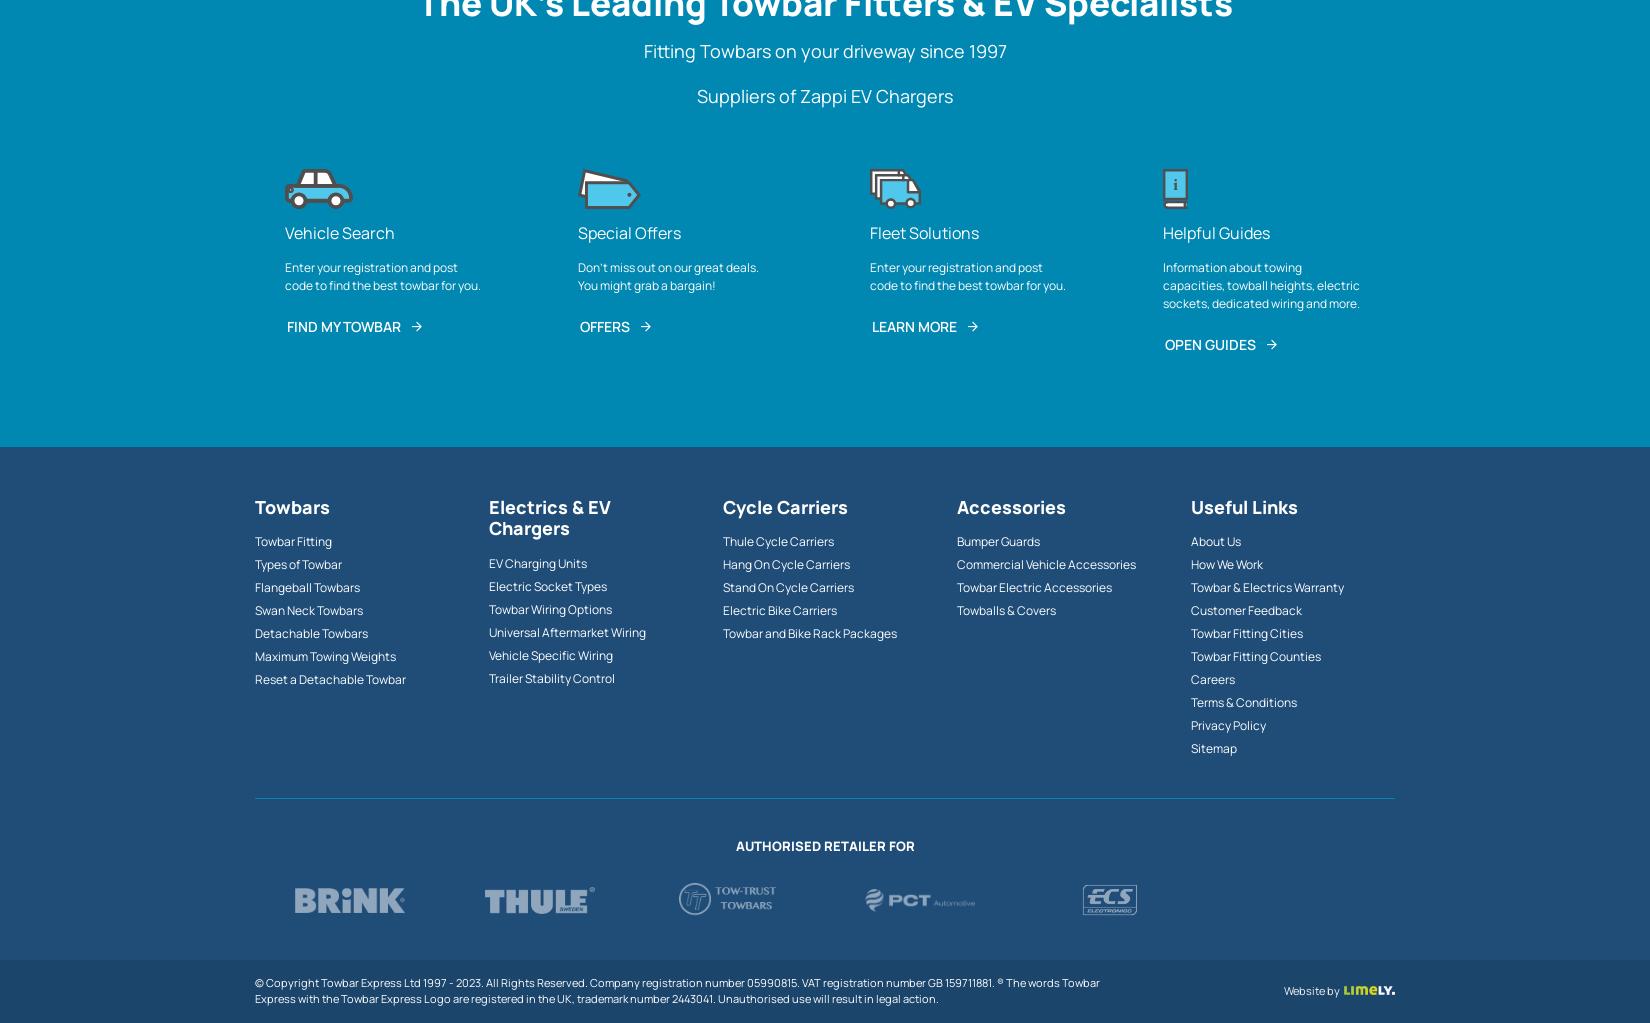 The height and width of the screenshot is (1023, 1650). I want to click on 'Useful Links', so click(1190, 505).